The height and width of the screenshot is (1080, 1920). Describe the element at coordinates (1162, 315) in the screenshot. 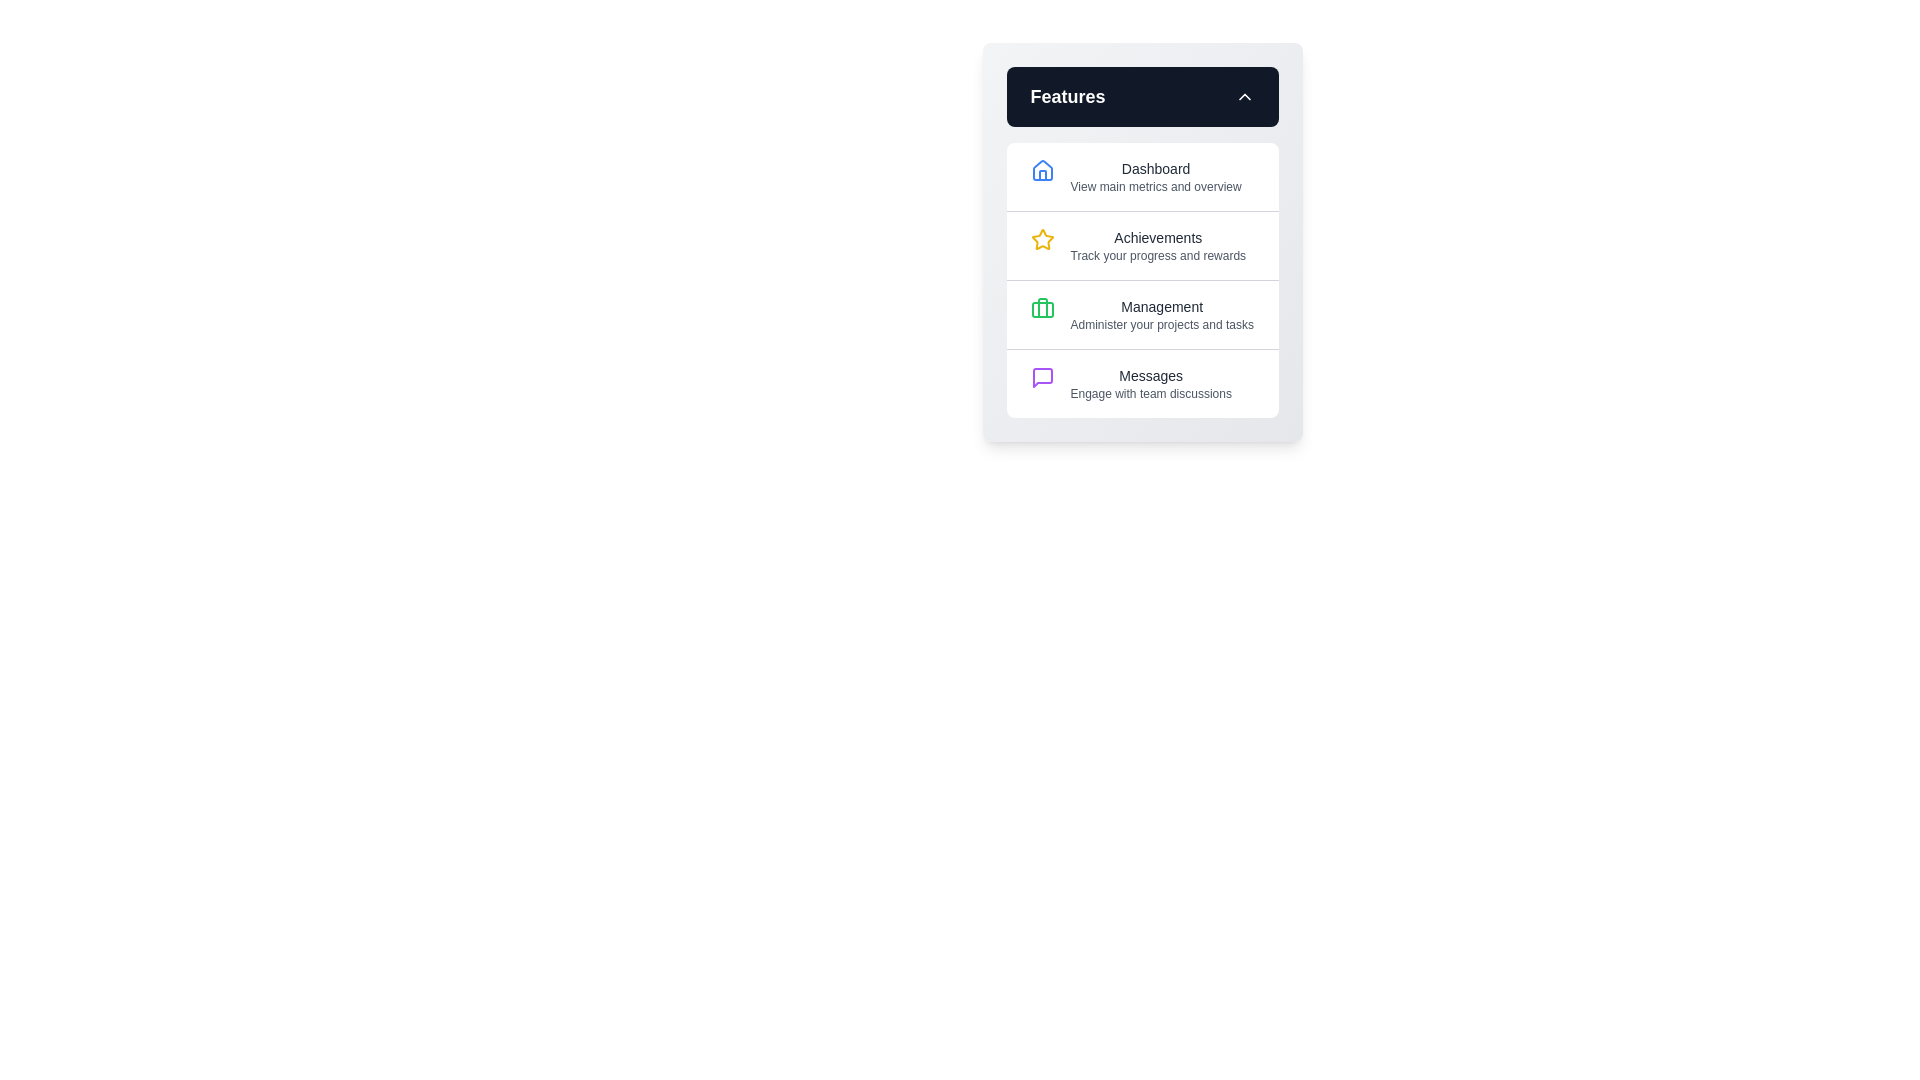

I see `the text label displaying 'Management' which includes a description 'Administer your projects and tasks'` at that location.